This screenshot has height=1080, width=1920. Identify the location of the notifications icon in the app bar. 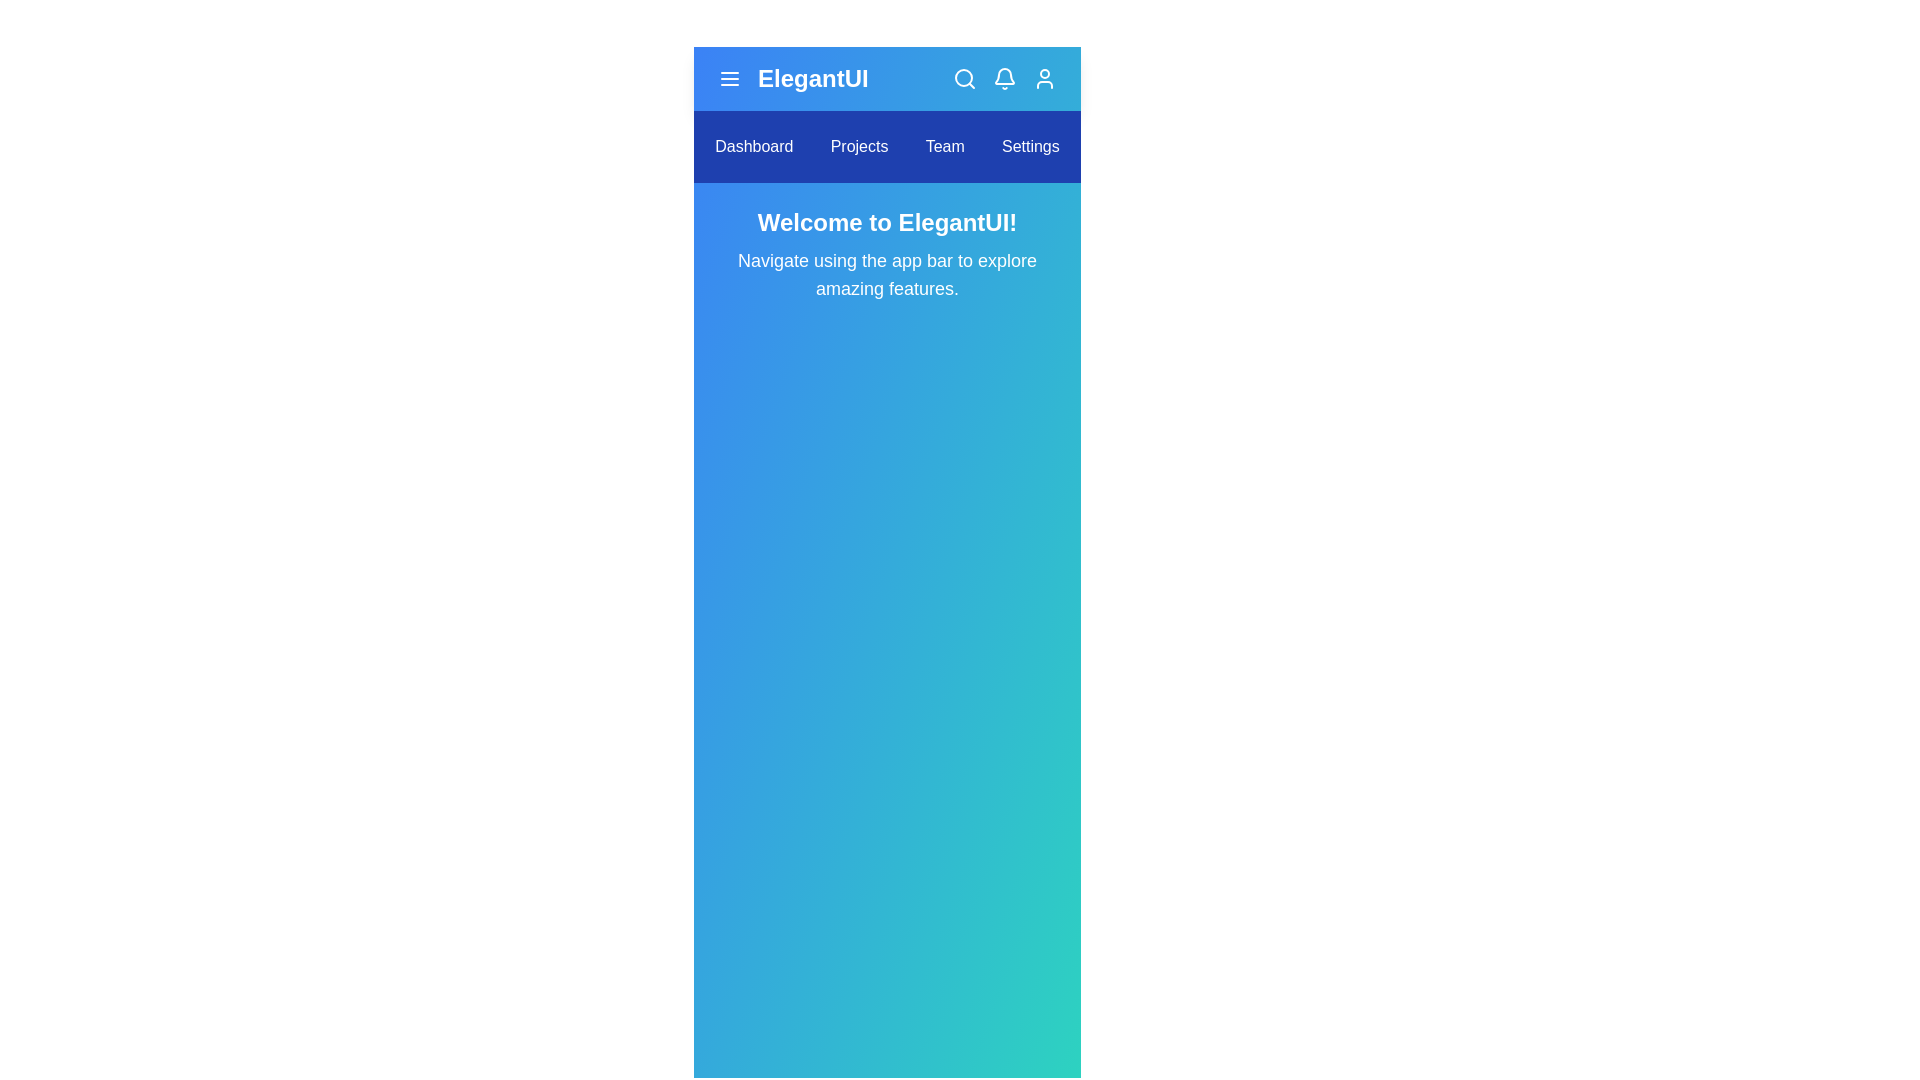
(1004, 77).